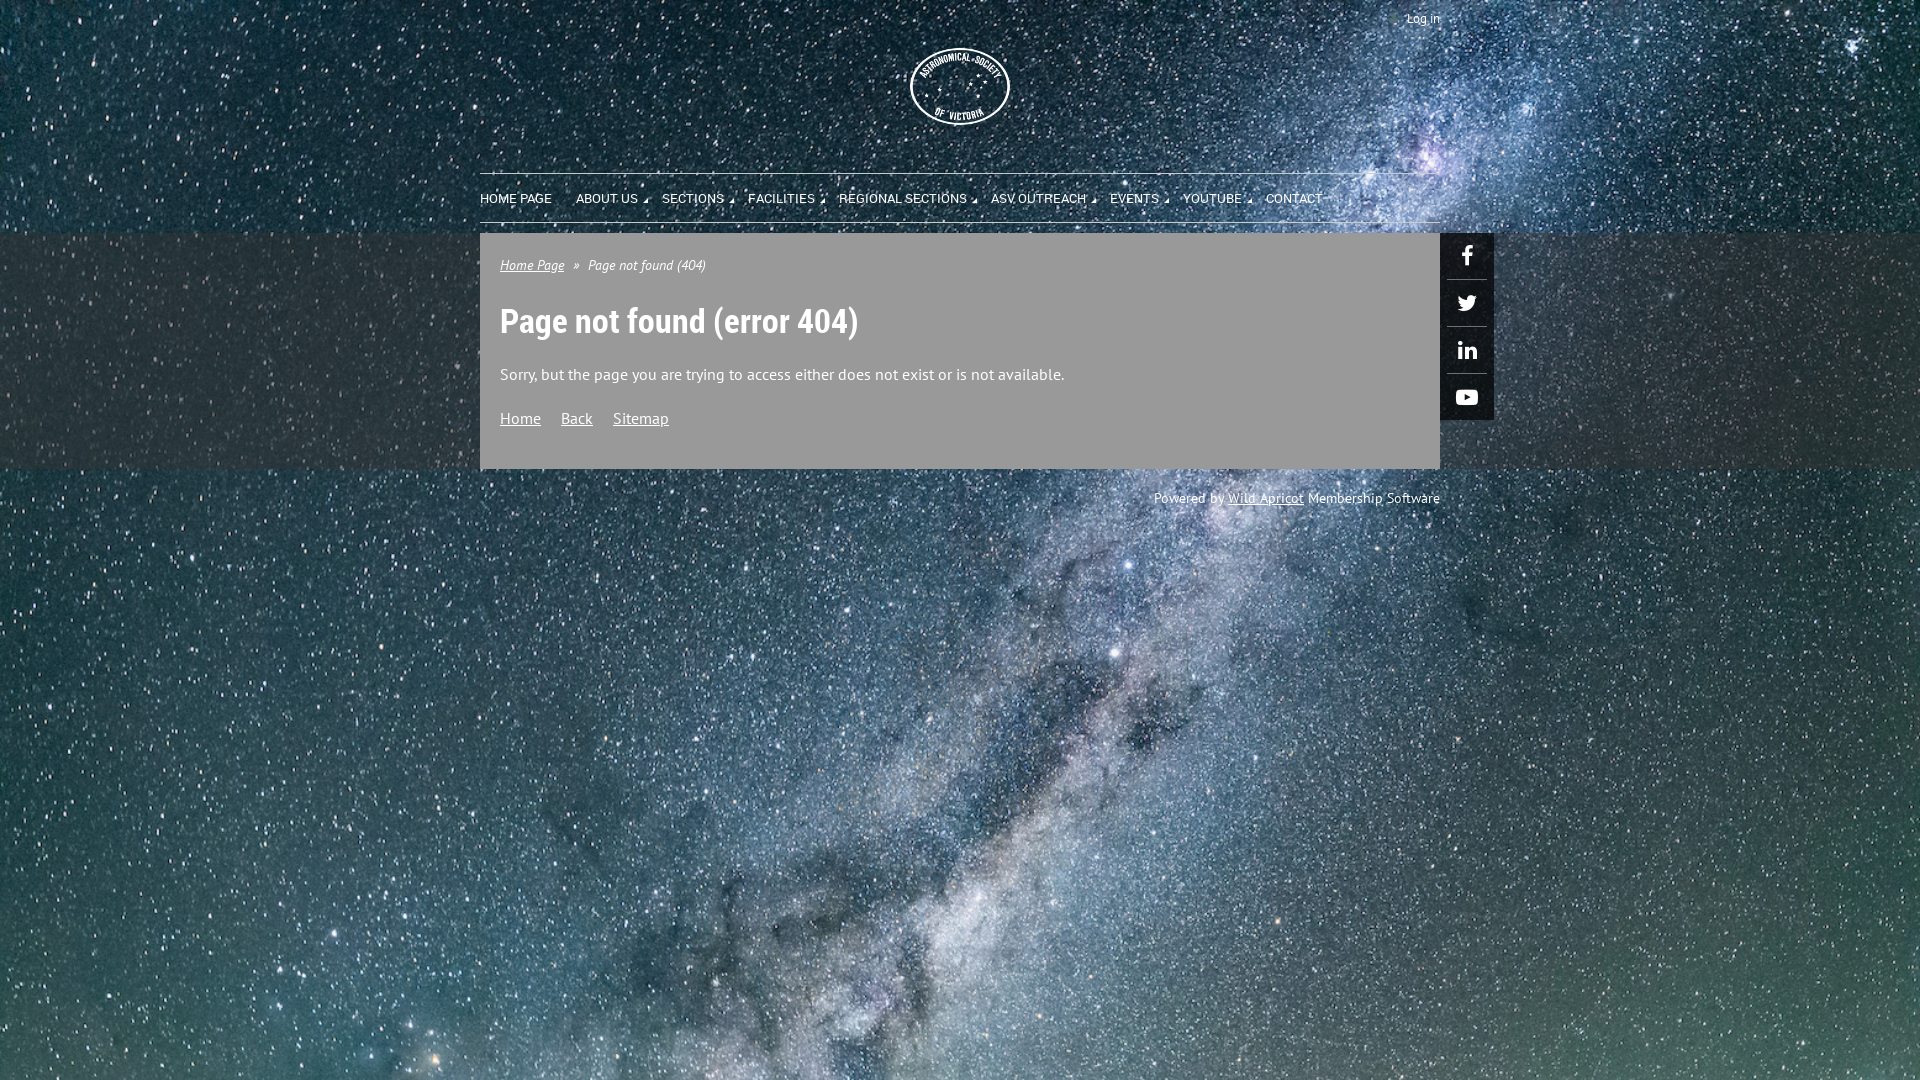 The image size is (1920, 1080). What do you see at coordinates (1265, 496) in the screenshot?
I see `'Wild Apricot'` at bounding box center [1265, 496].